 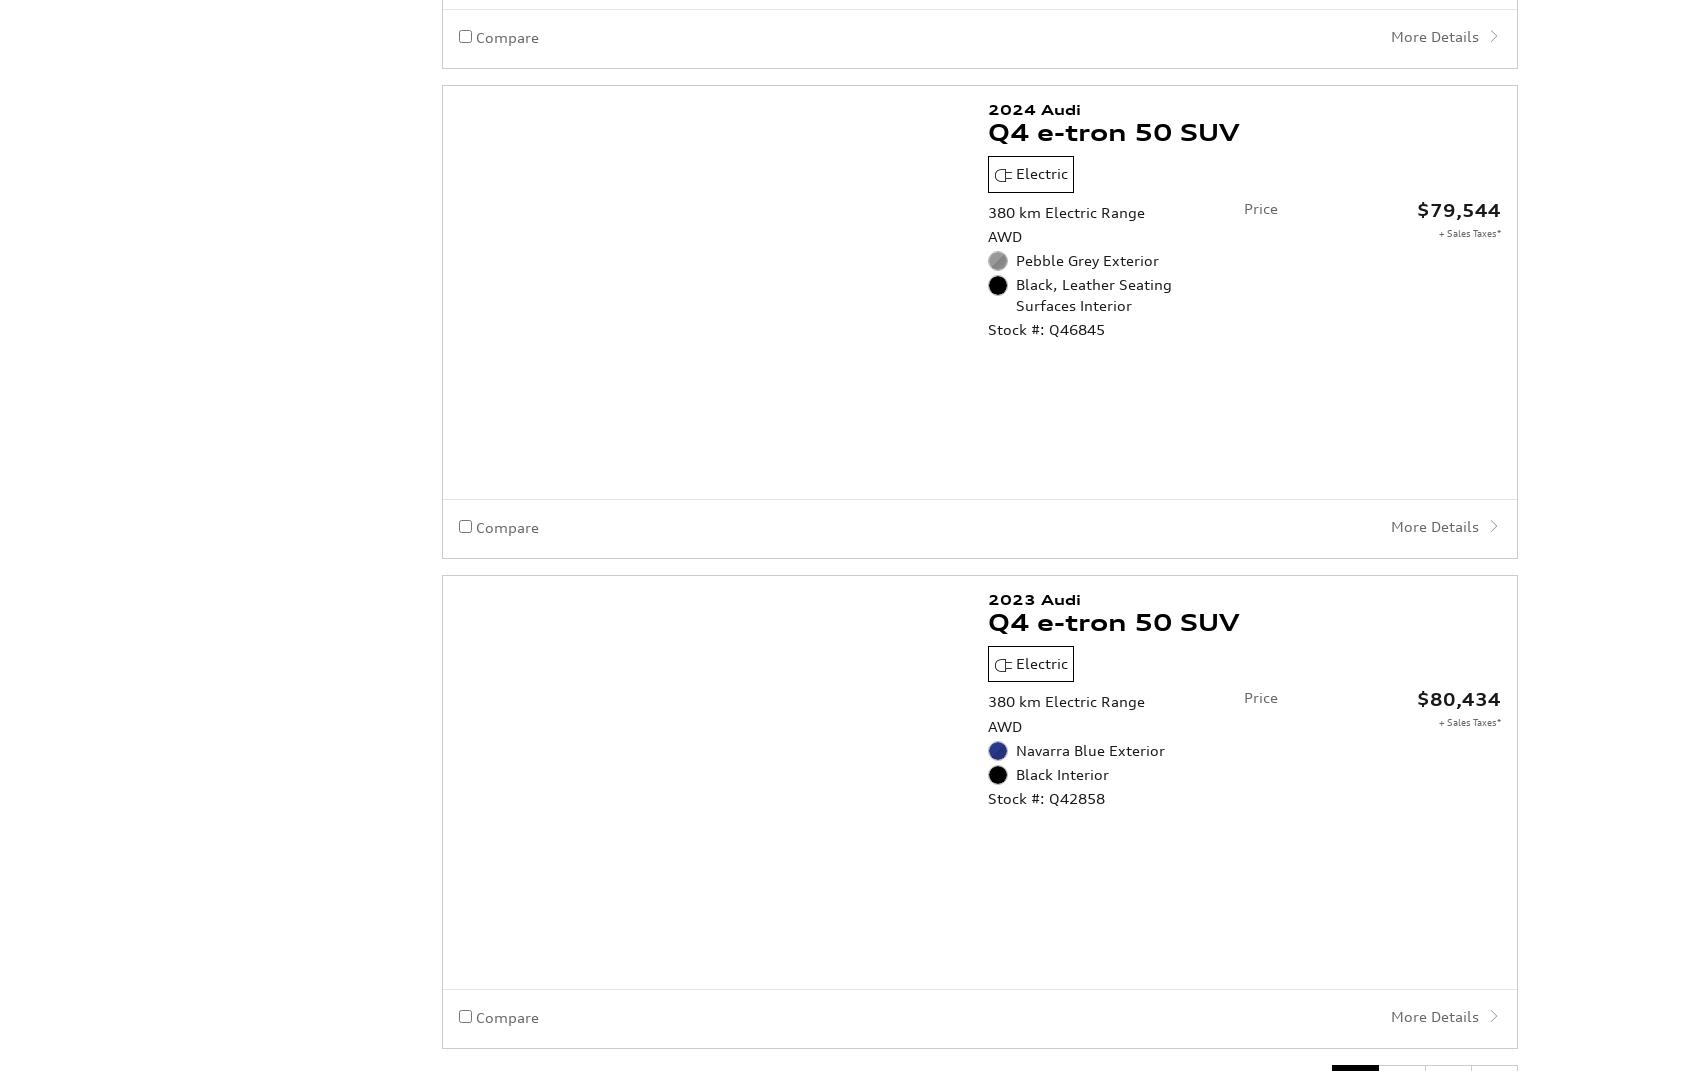 What do you see at coordinates (1090, 589) in the screenshot?
I see `'Navarra Blue Exterior'` at bounding box center [1090, 589].